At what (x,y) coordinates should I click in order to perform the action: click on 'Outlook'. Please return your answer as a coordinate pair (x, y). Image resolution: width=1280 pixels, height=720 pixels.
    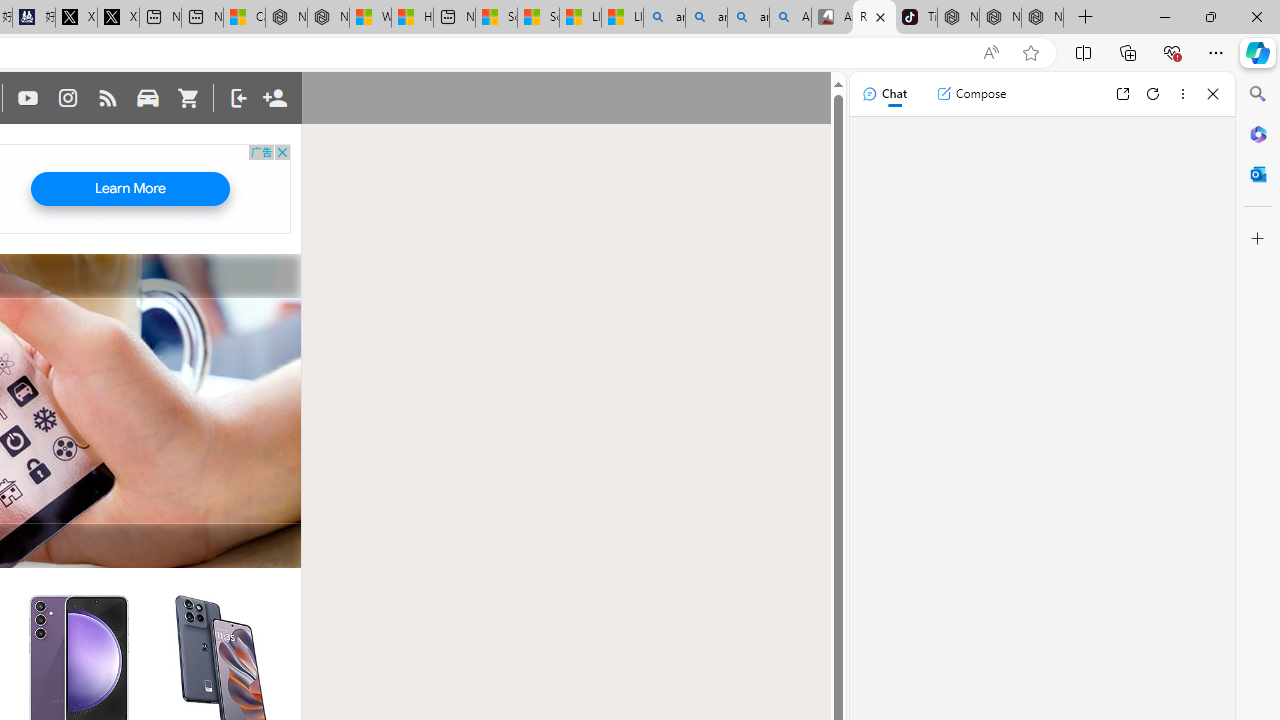
    Looking at the image, I should click on (1257, 173).